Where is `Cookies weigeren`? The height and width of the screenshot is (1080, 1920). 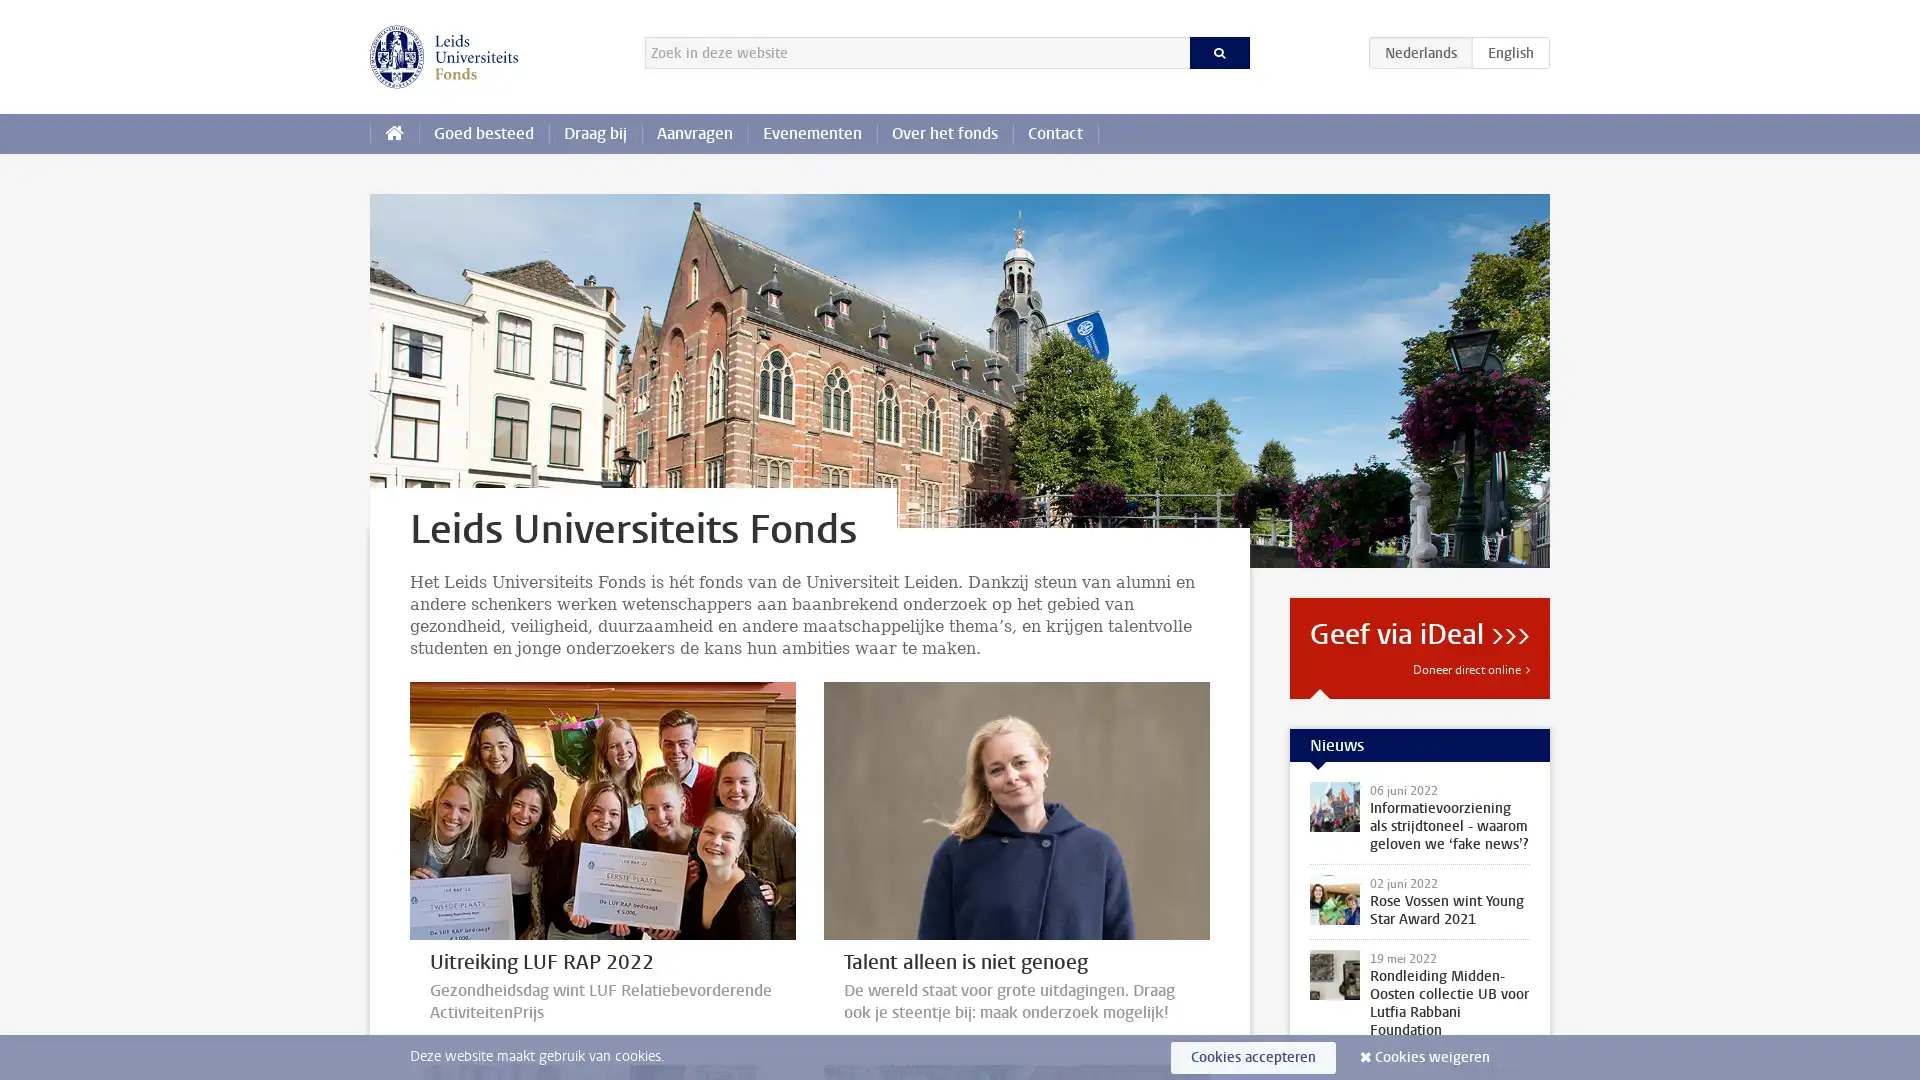
Cookies weigeren is located at coordinates (1431, 1056).